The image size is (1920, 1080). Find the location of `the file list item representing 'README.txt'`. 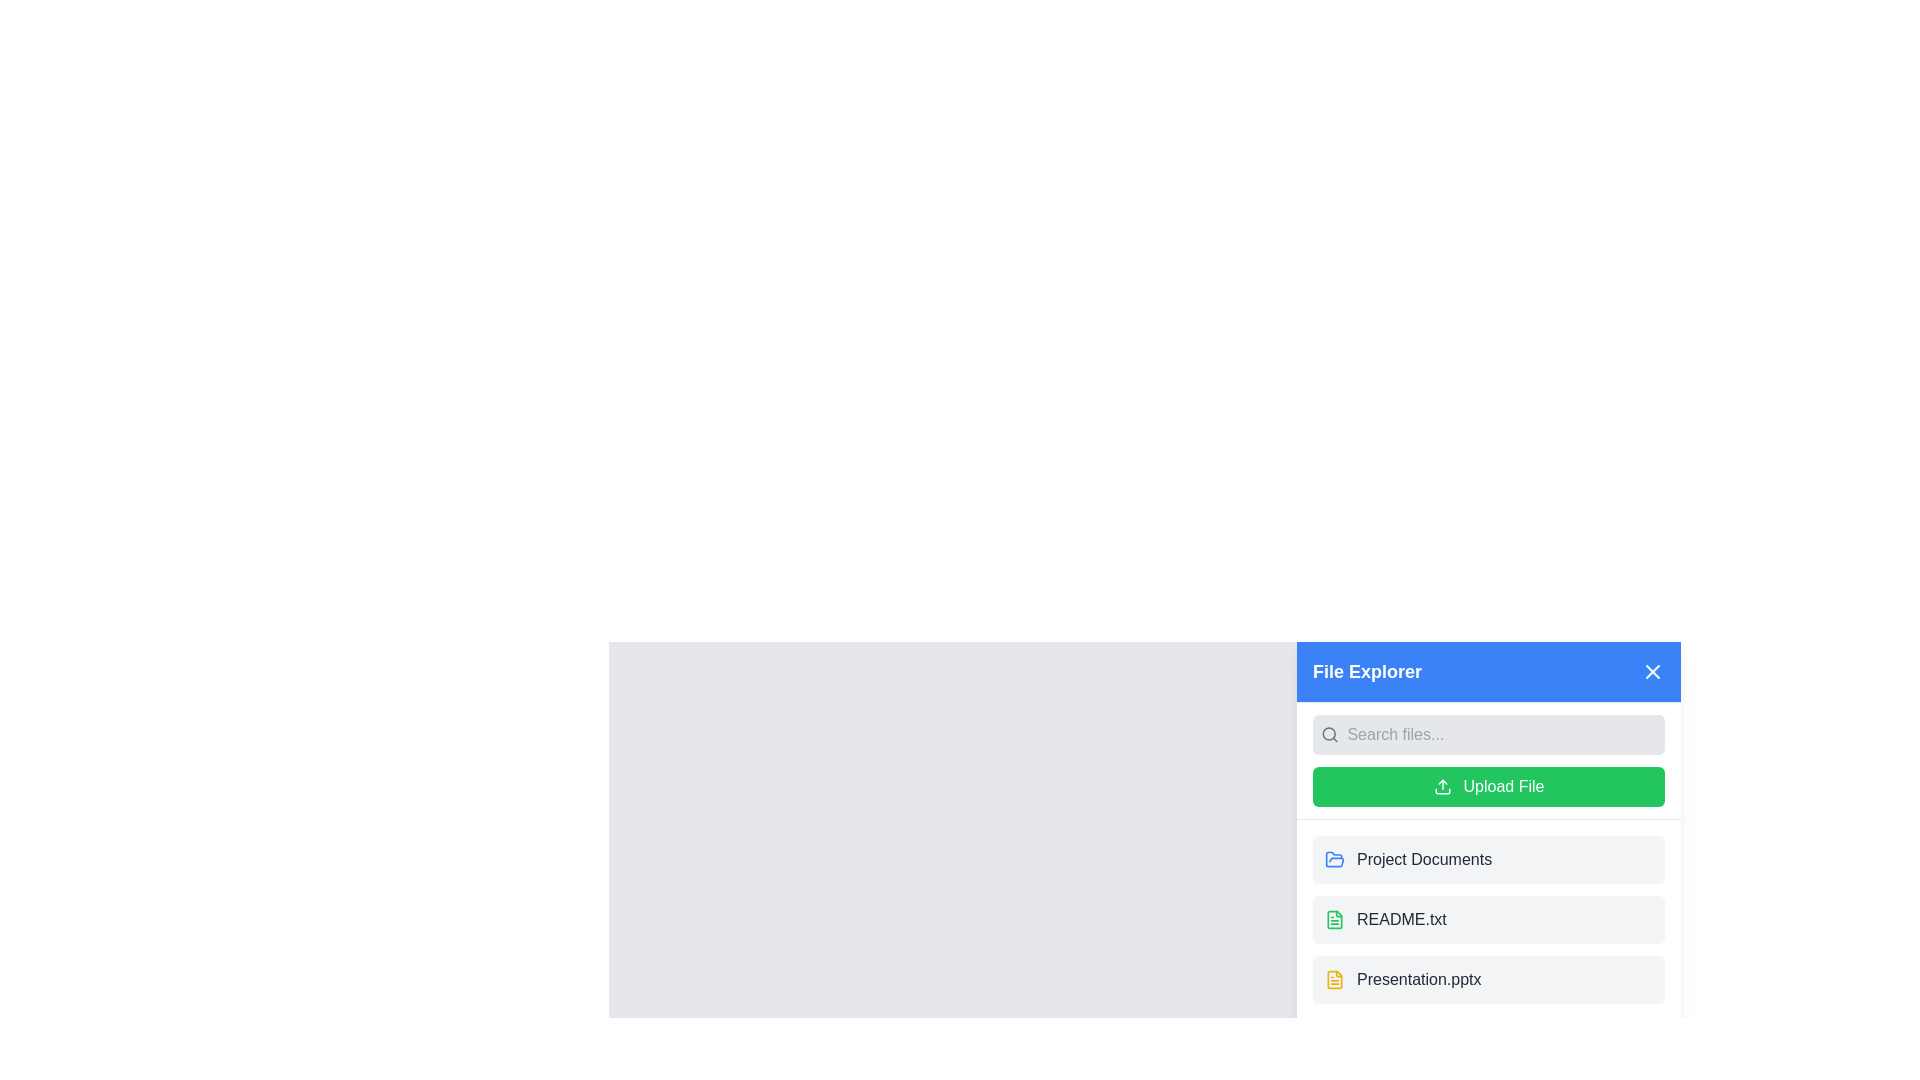

the file list item representing 'README.txt' is located at coordinates (1488, 920).